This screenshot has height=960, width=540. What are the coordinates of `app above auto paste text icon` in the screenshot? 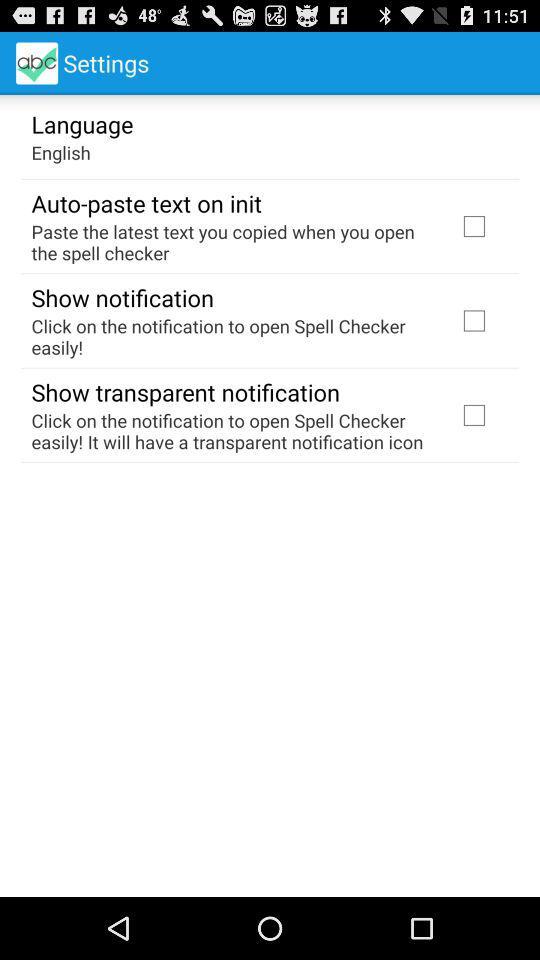 It's located at (61, 151).